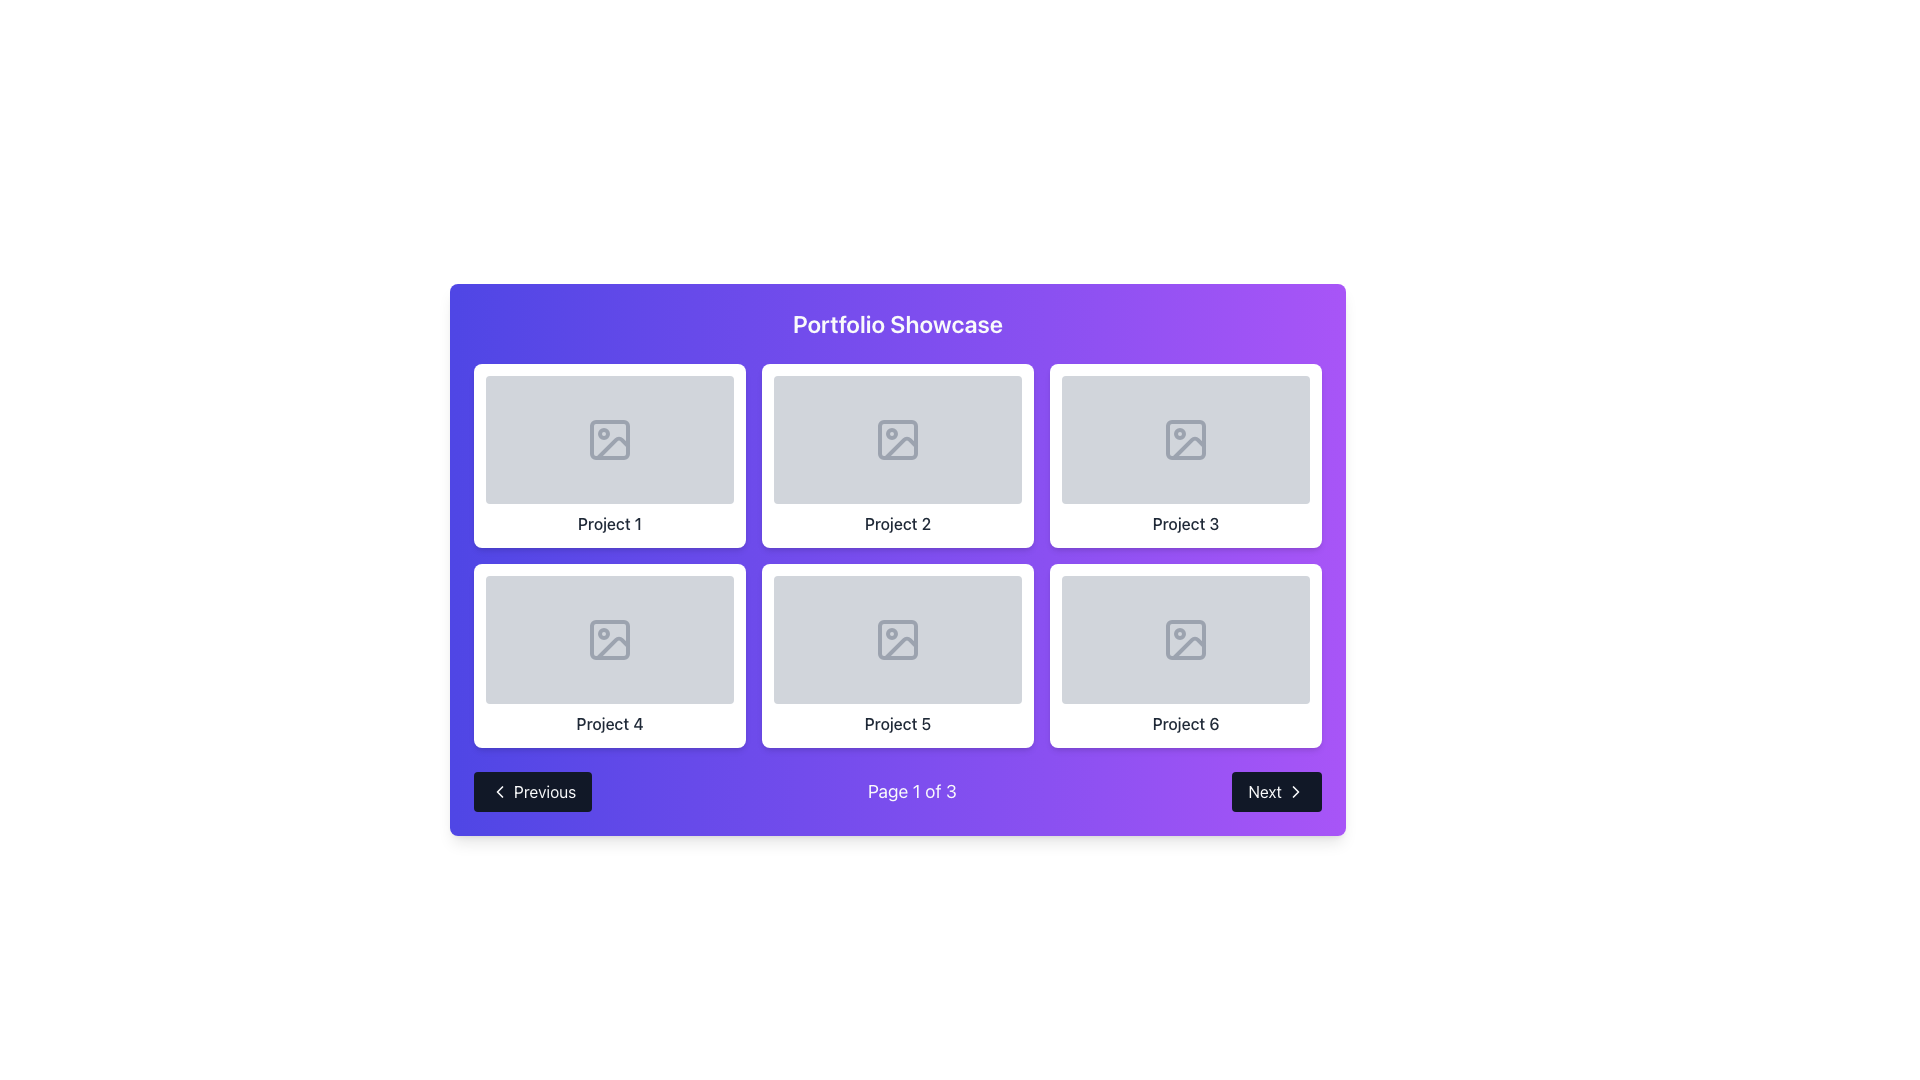  Describe the element at coordinates (896, 455) in the screenshot. I see `the rectangular card with a white background and a centered gray placeholder image that displays the text 'Project 2' in bold gray font` at that location.